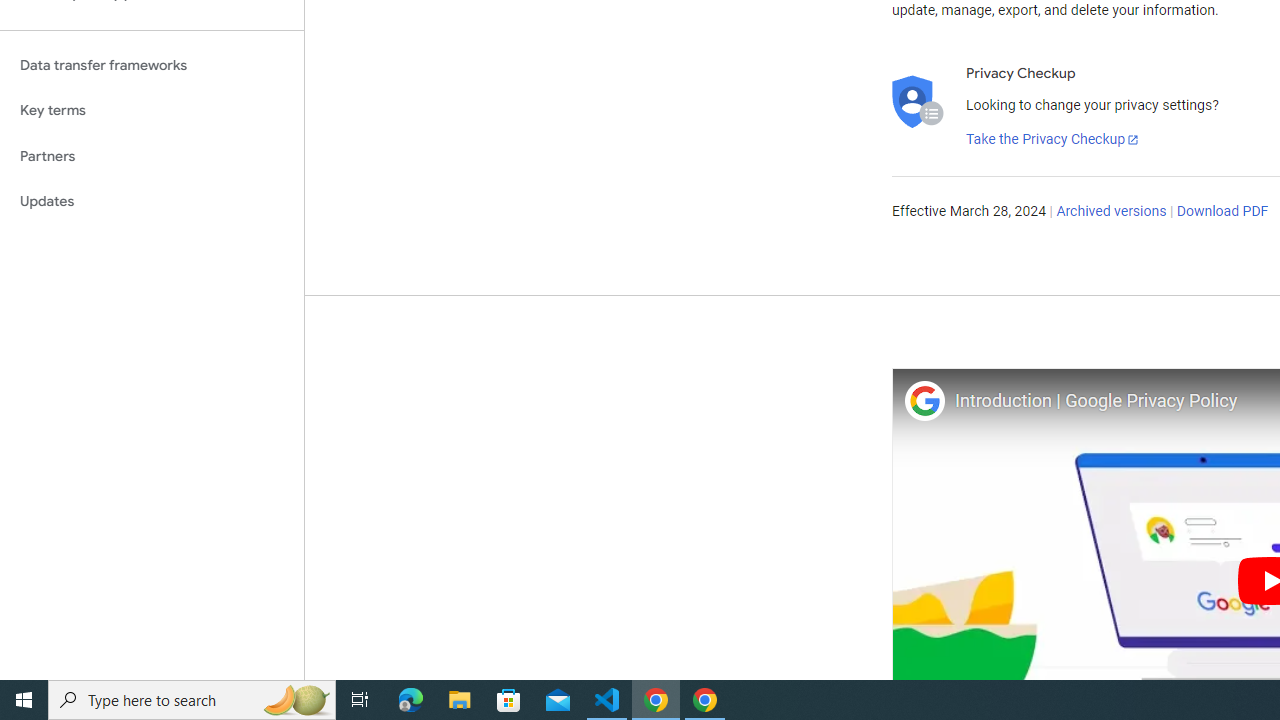 This screenshot has width=1280, height=720. I want to click on 'Photo image of Google', so click(923, 400).